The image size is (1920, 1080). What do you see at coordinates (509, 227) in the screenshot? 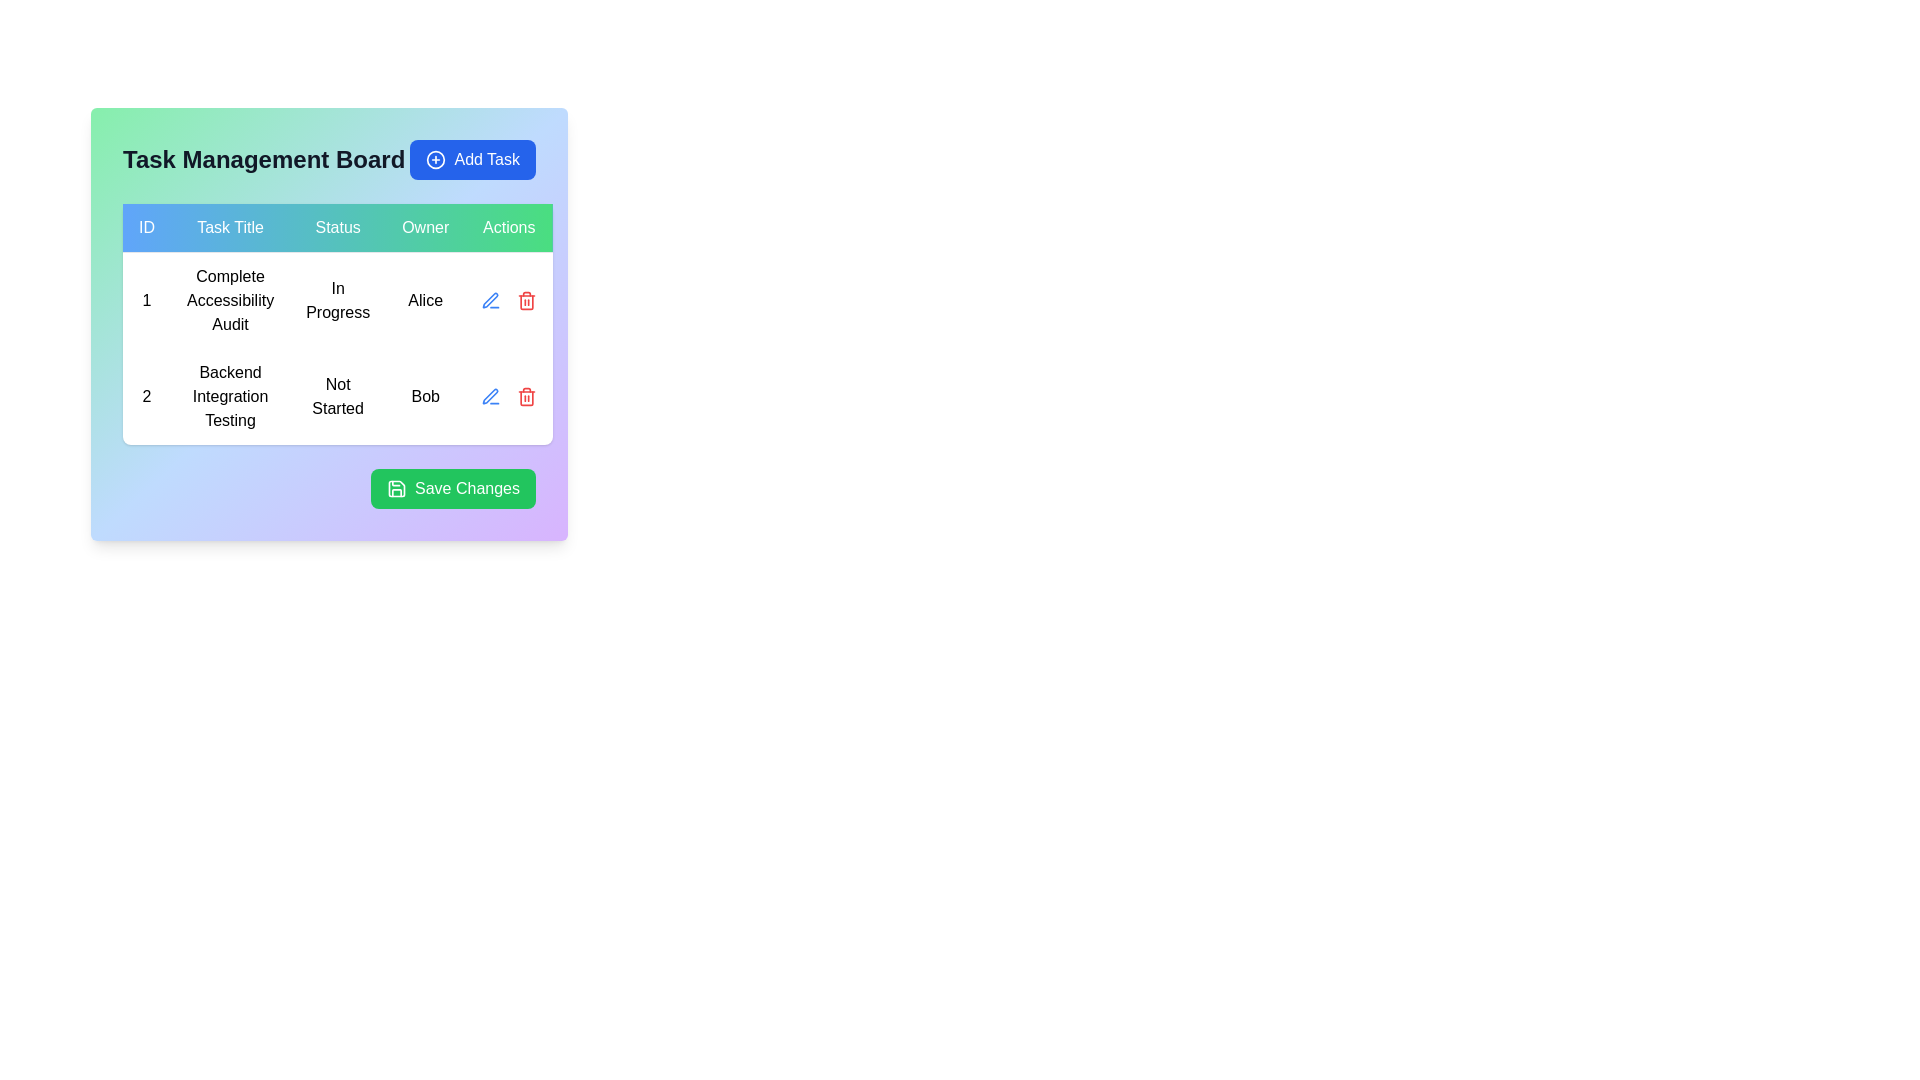
I see `the 'Actions' text label located in the header row of the table, which is the fifth item and is aligned to the right next to the 'Owner' column heading` at bounding box center [509, 227].